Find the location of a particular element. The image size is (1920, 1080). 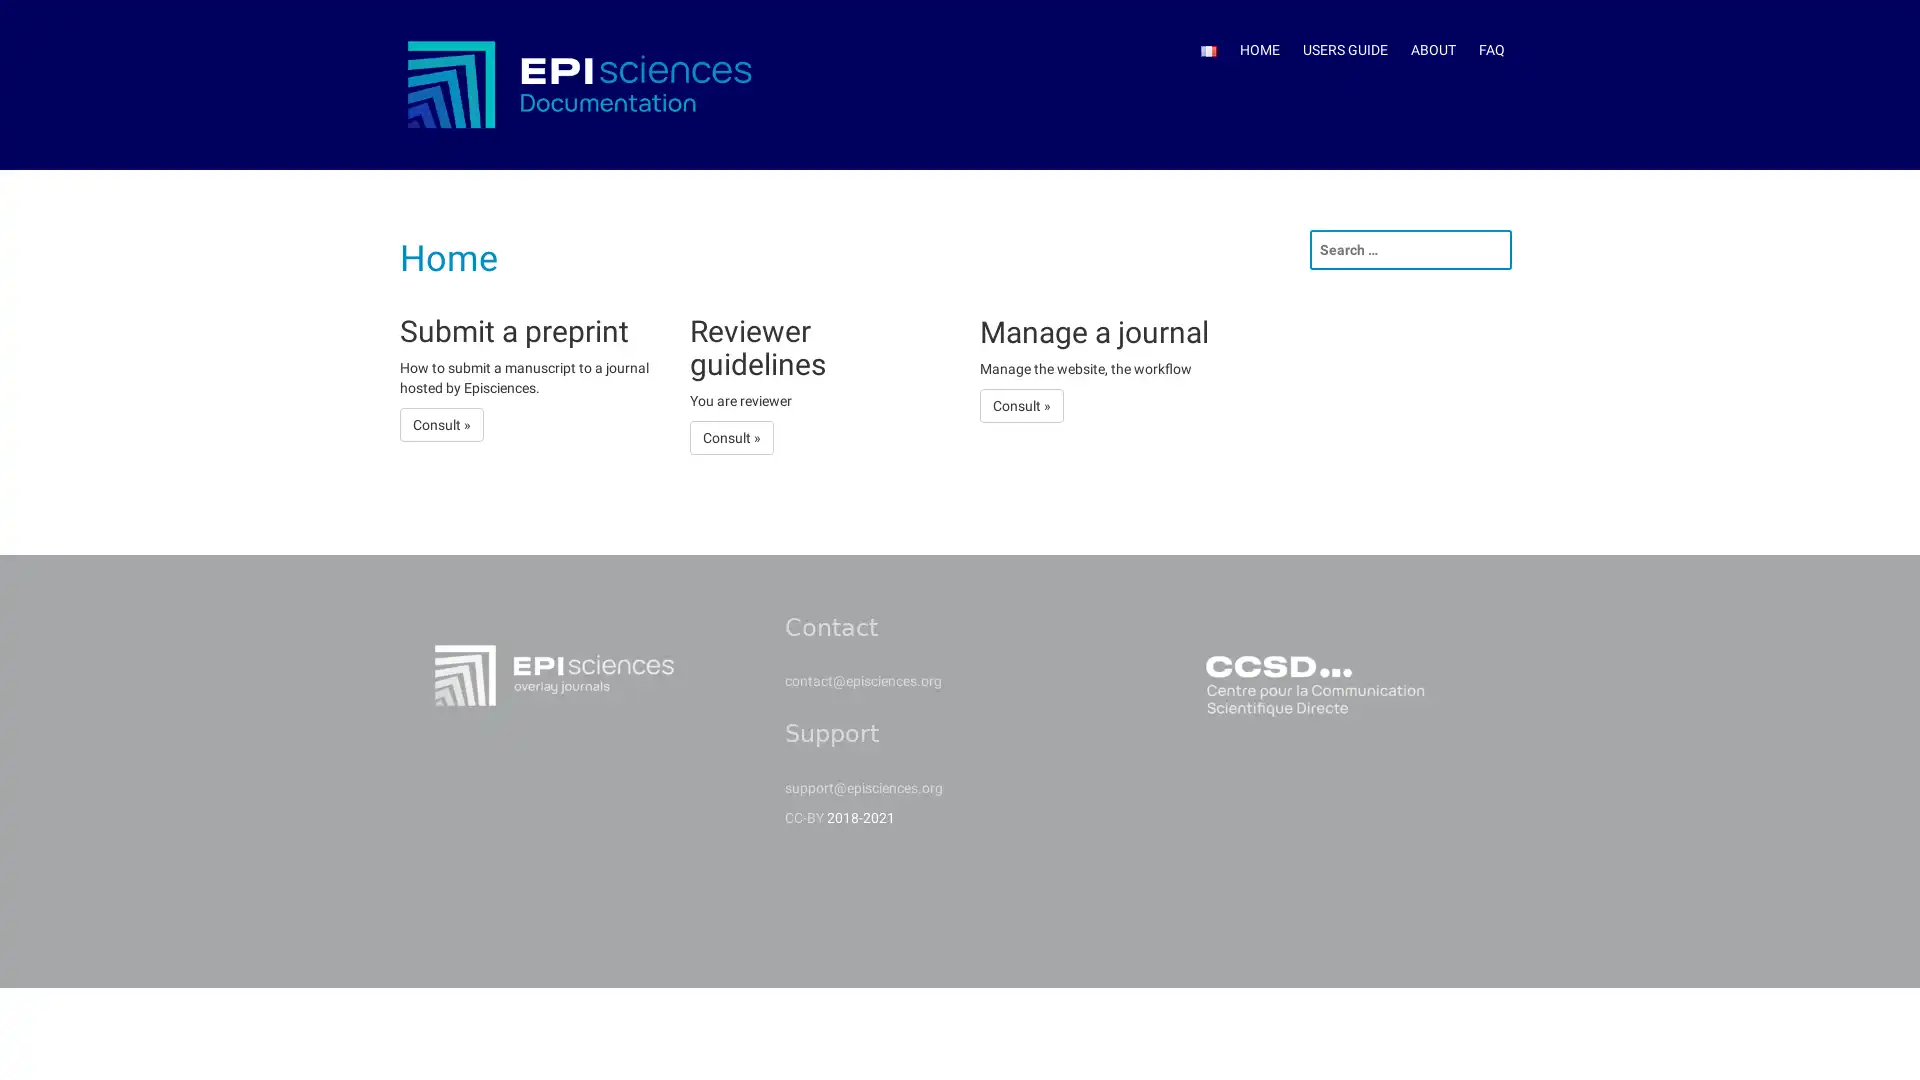

Consult is located at coordinates (440, 423).